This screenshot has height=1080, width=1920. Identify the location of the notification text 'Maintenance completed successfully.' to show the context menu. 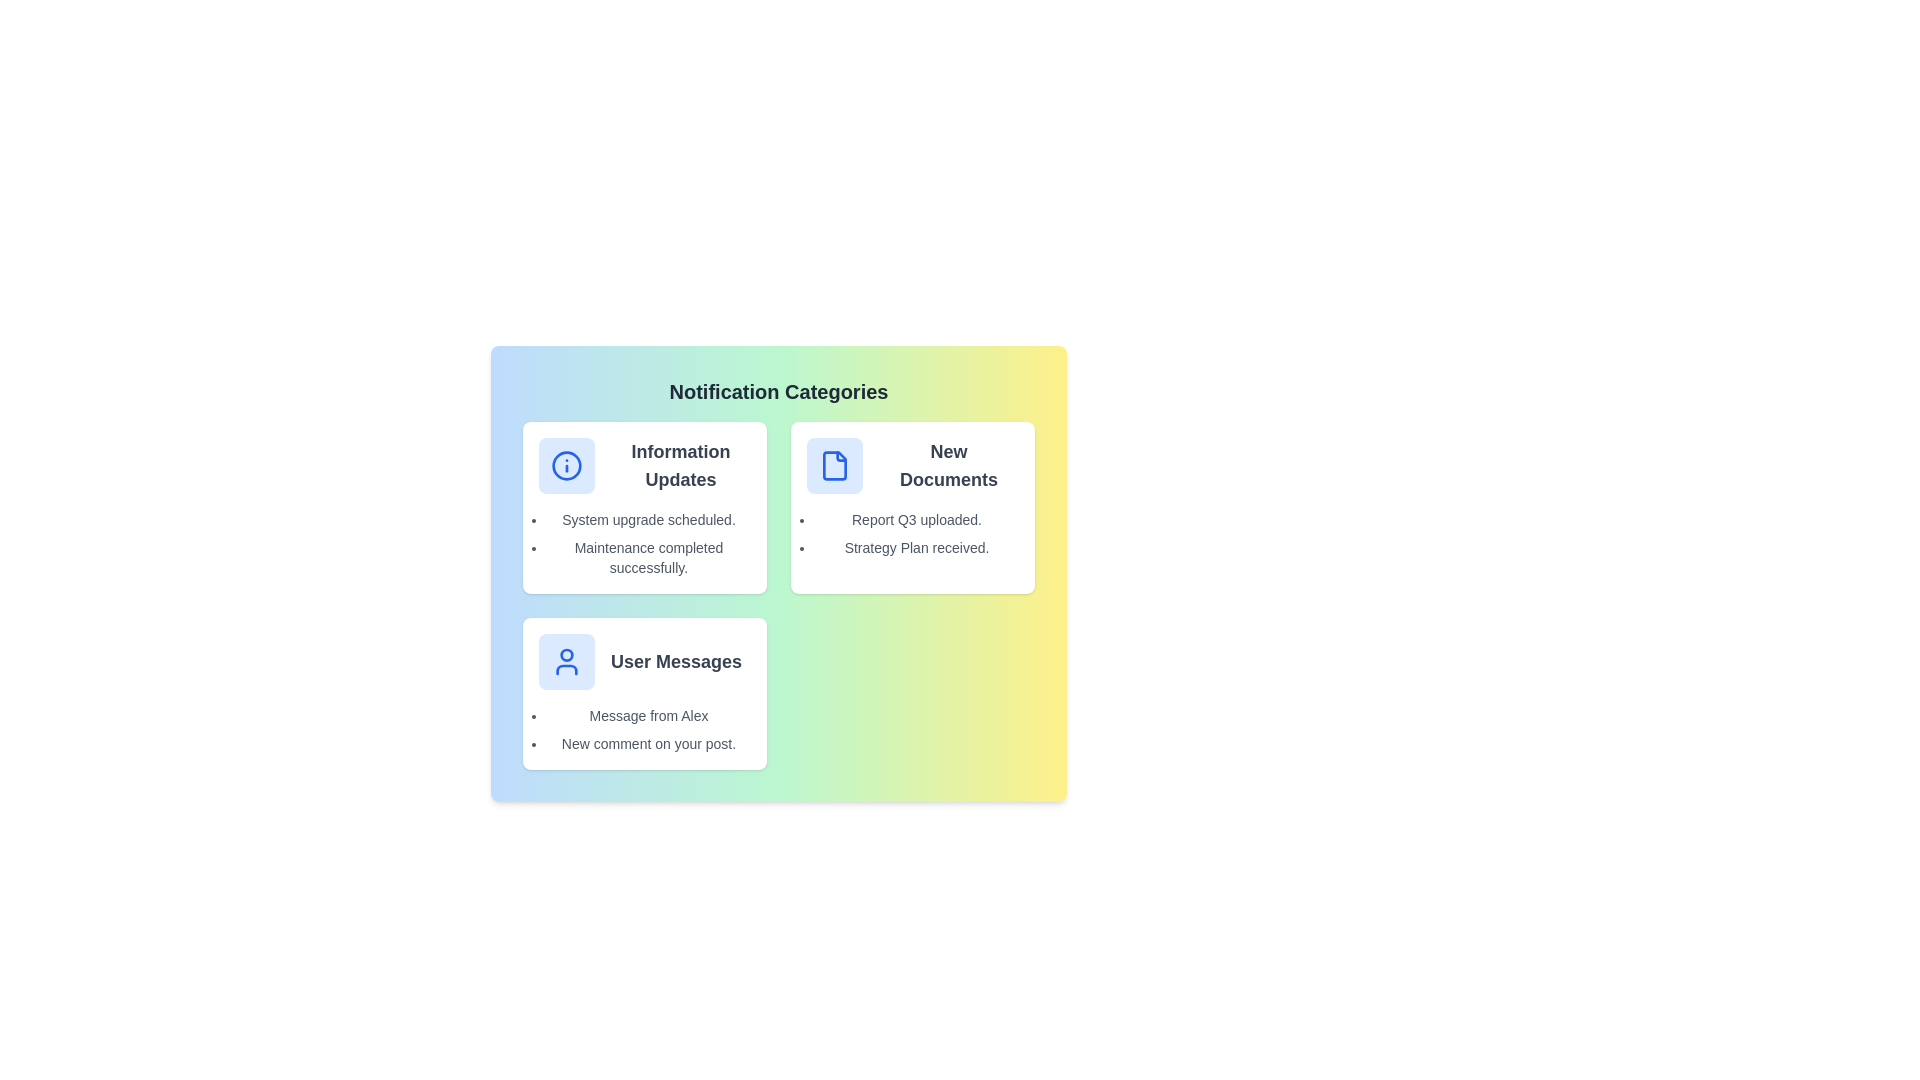
(648, 558).